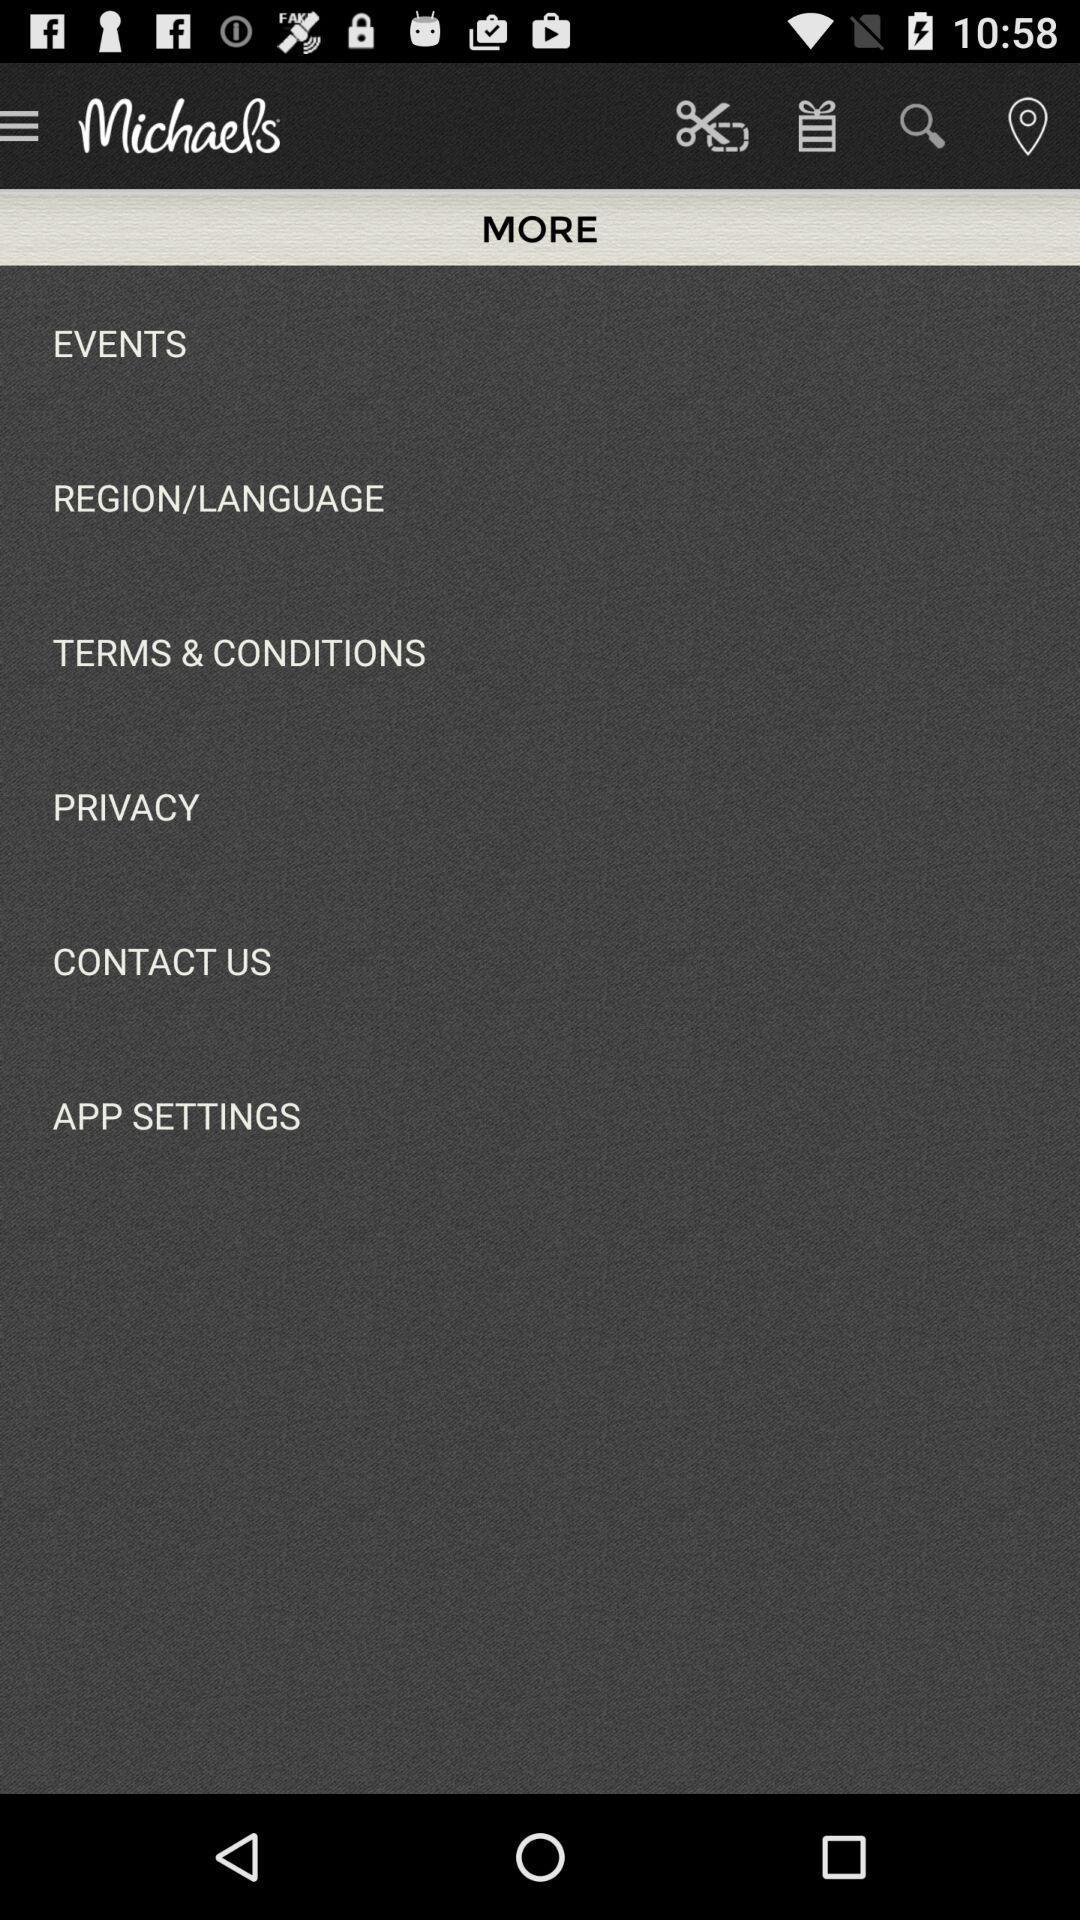 The width and height of the screenshot is (1080, 1920). I want to click on the app above the privacy app, so click(238, 651).